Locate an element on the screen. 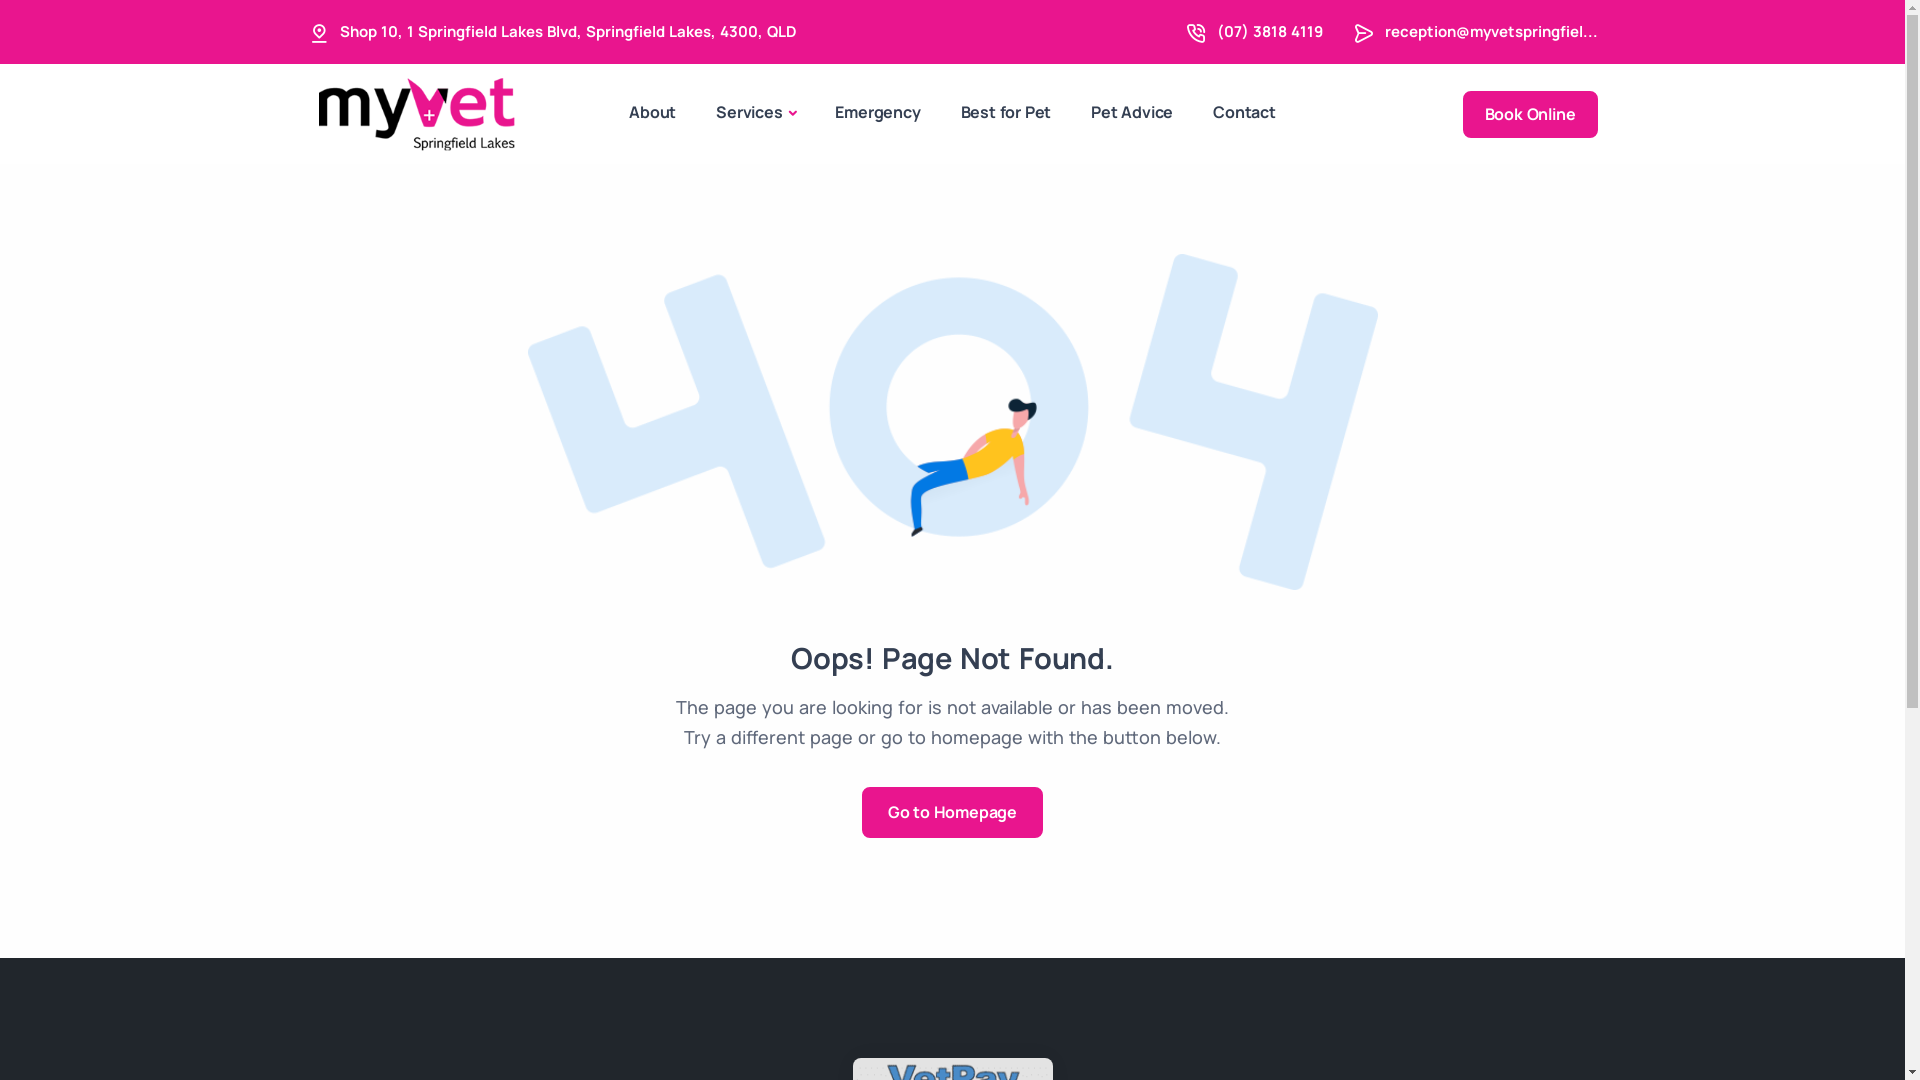 This screenshot has height=1080, width=1920. 'Best for Pet' is located at coordinates (1006, 112).